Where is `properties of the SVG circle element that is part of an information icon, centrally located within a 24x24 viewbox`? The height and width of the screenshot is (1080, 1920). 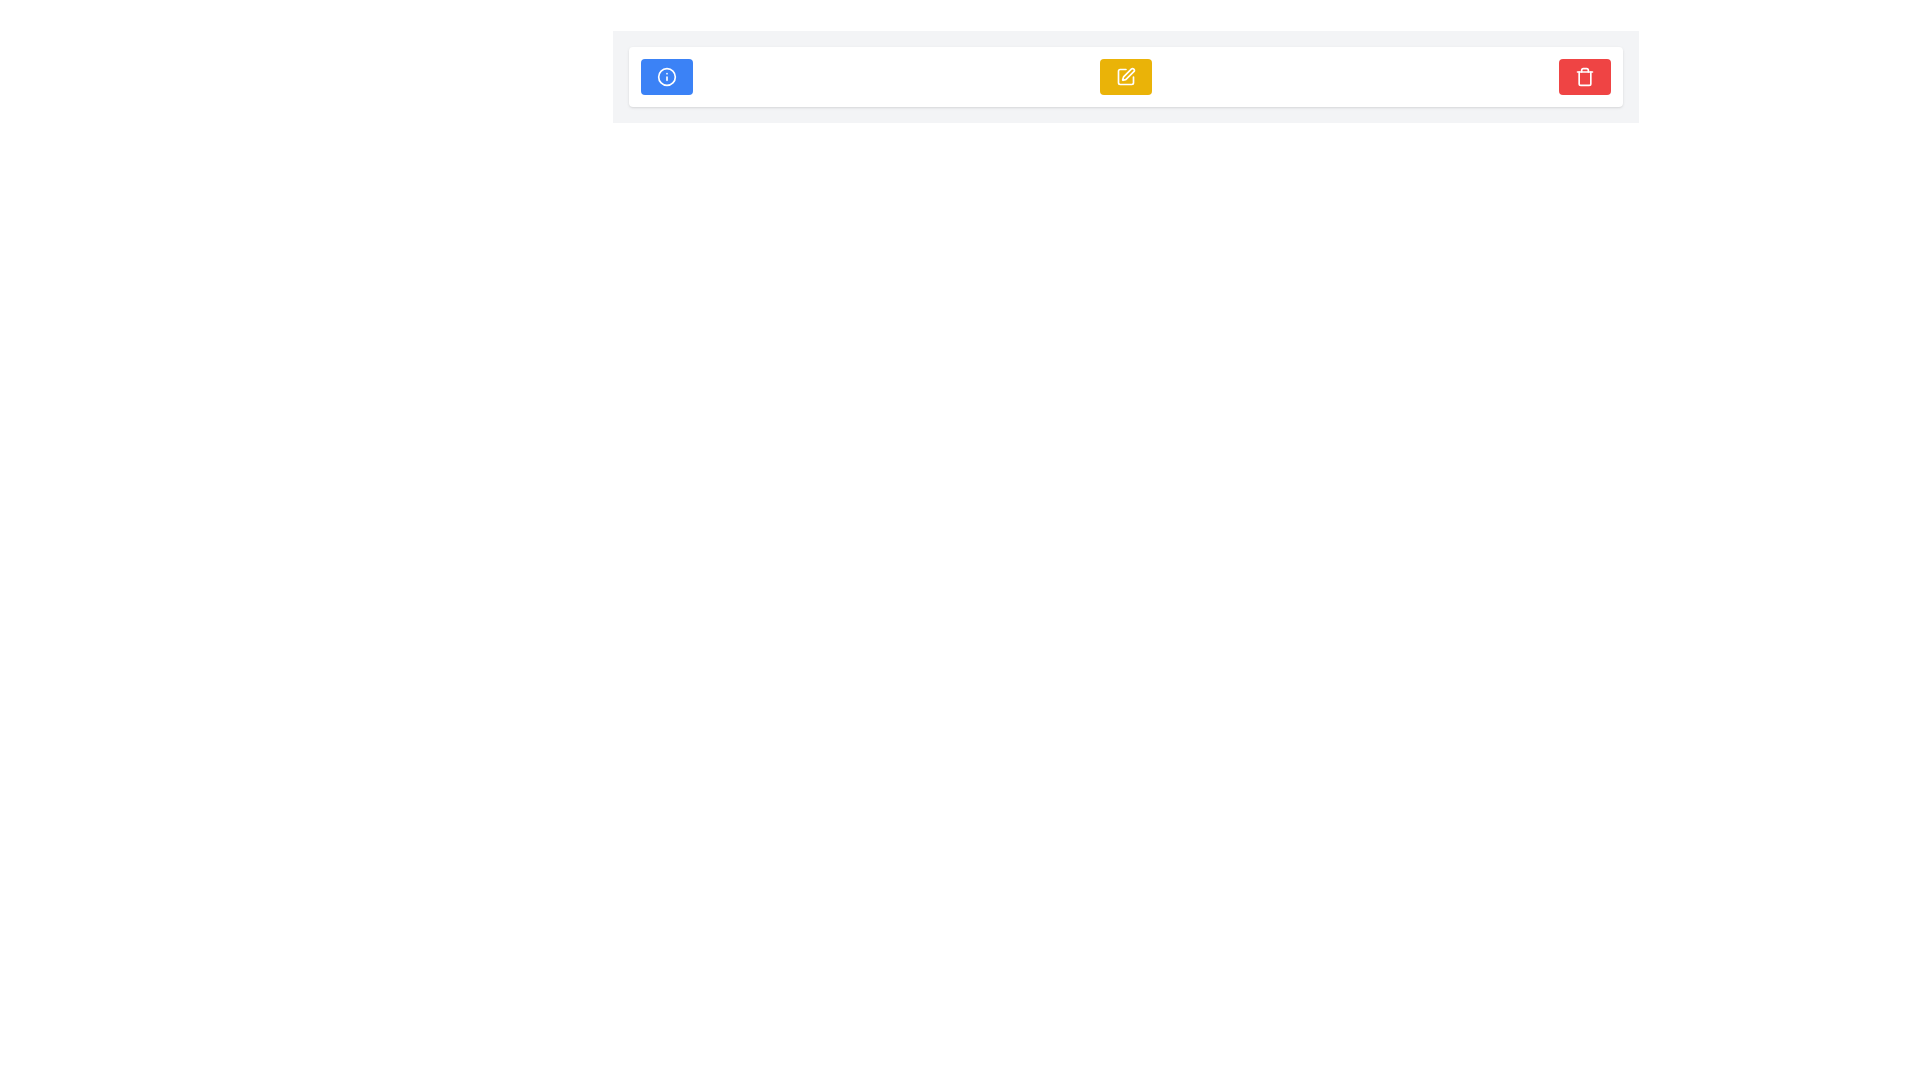
properties of the SVG circle element that is part of an information icon, centrally located within a 24x24 viewbox is located at coordinates (667, 76).